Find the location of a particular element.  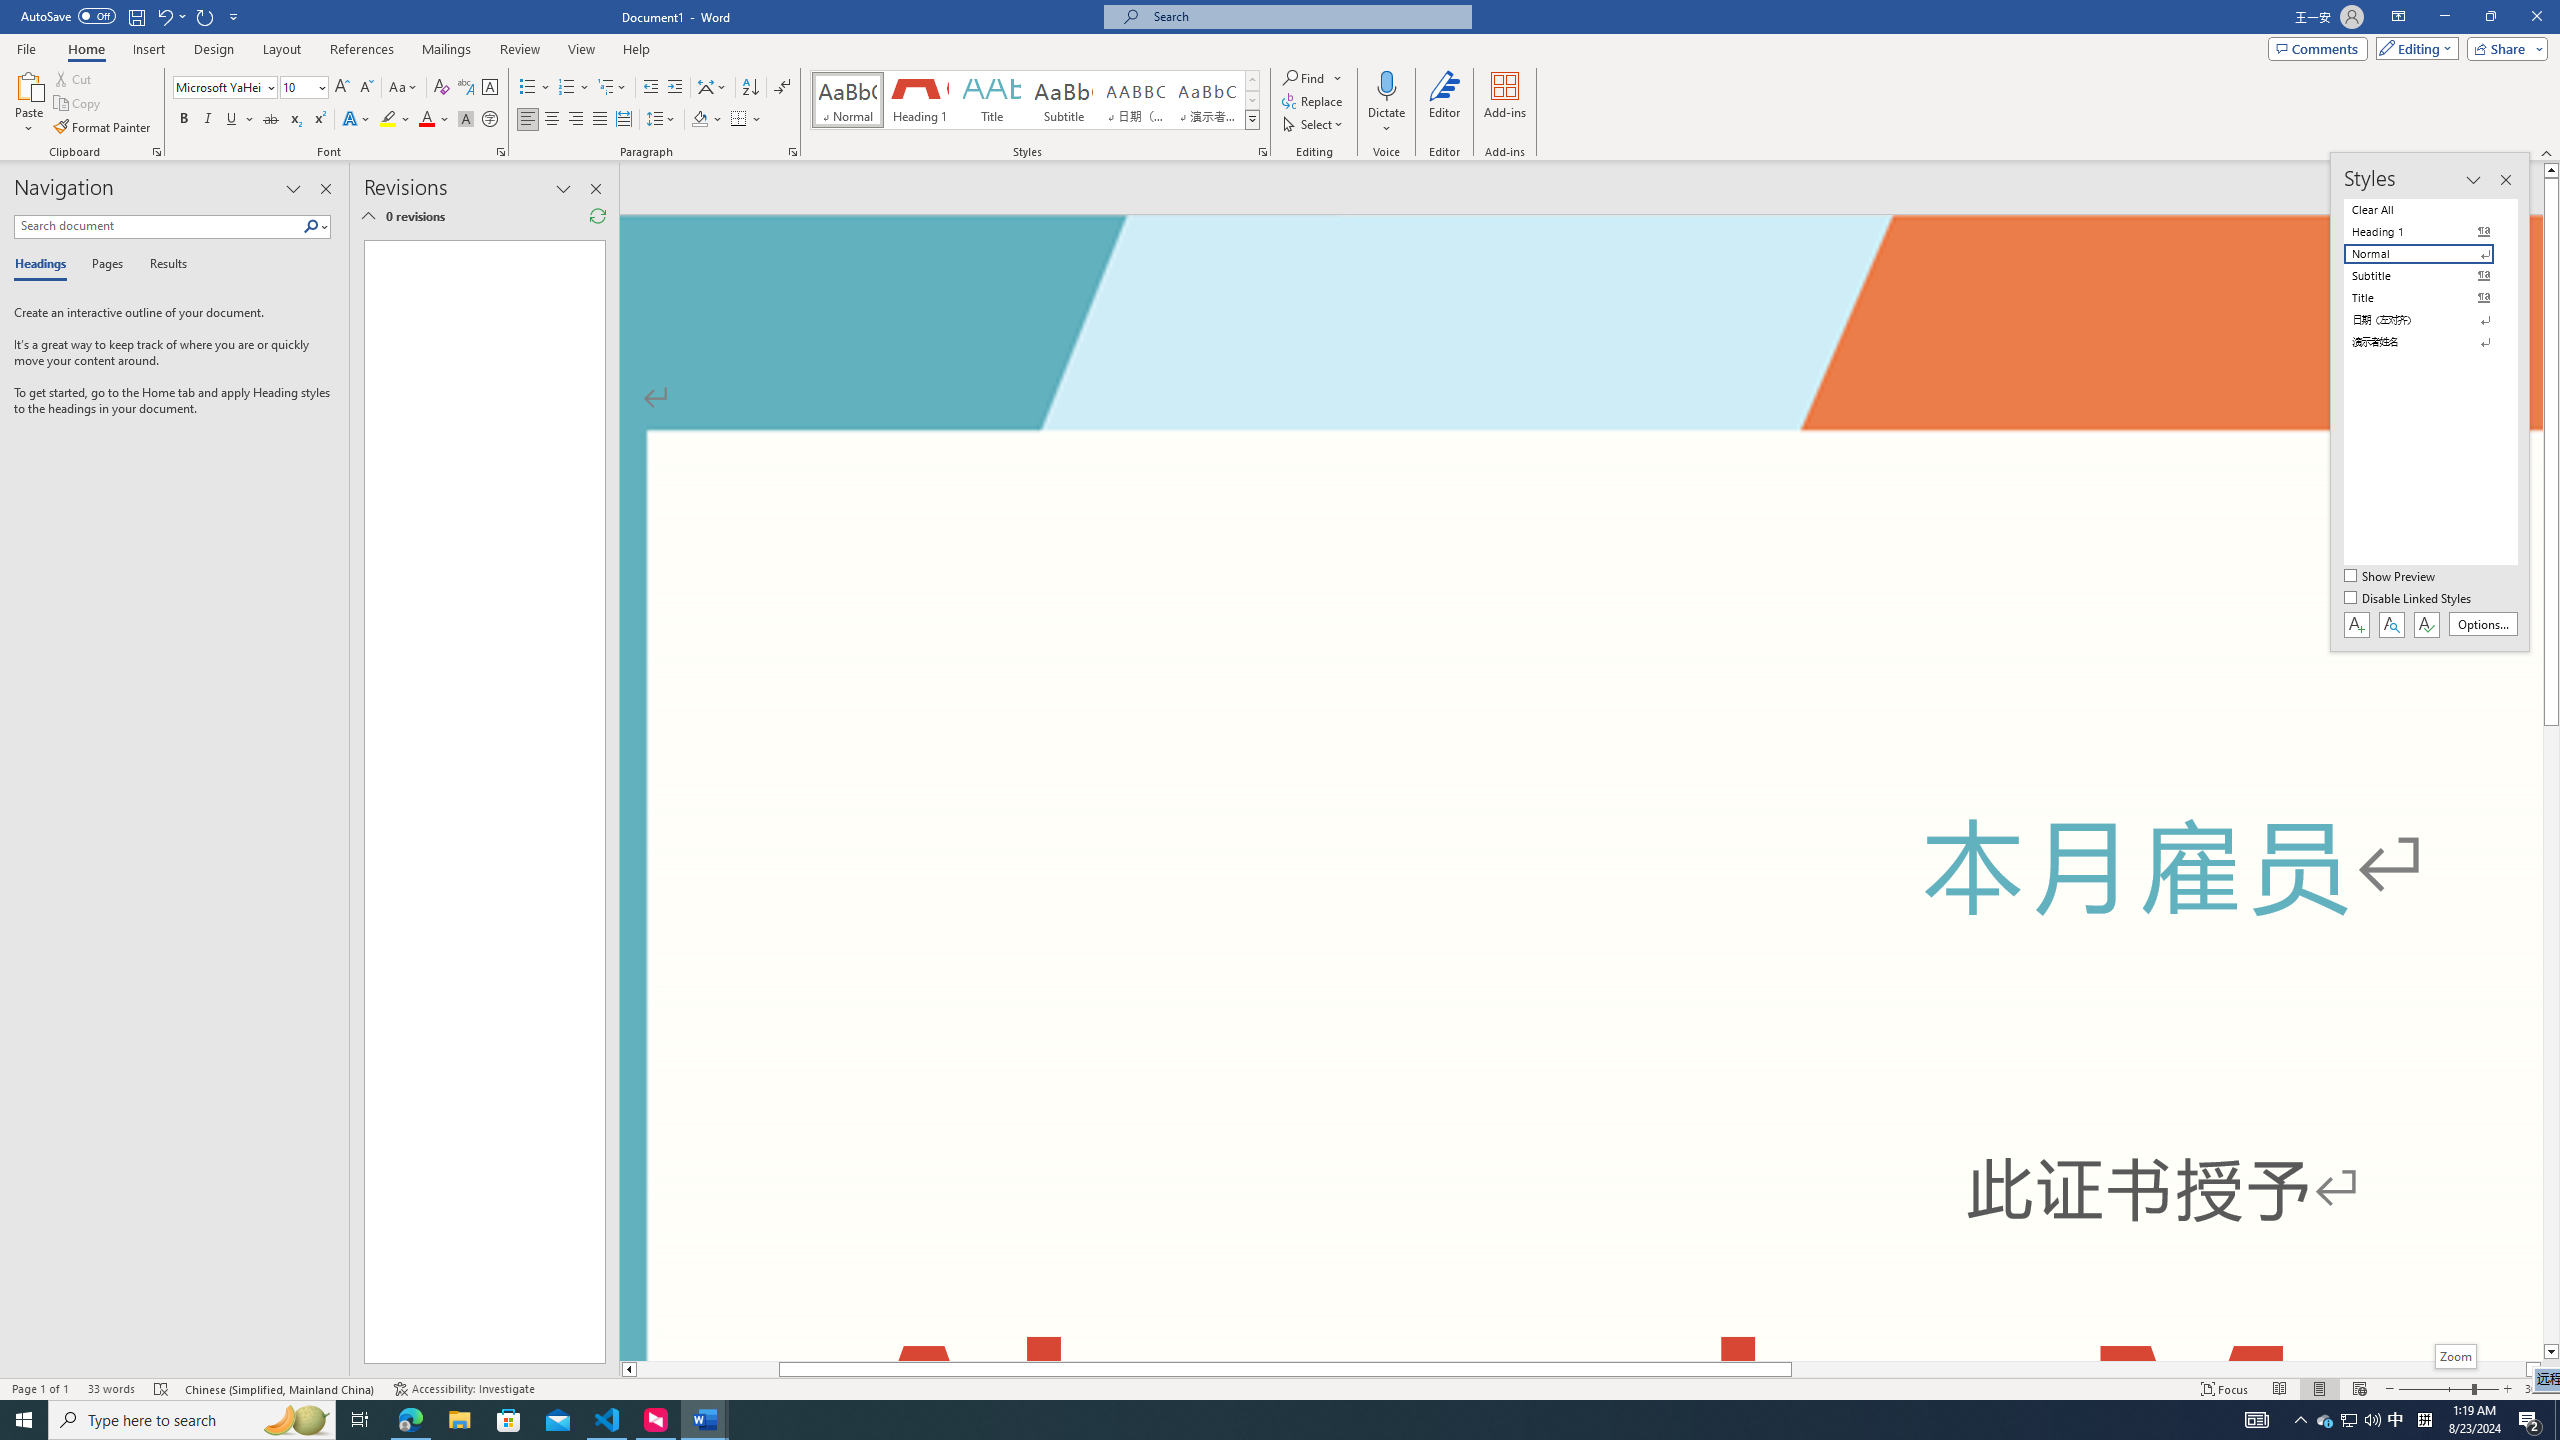

'Class: NetUIButton' is located at coordinates (2425, 624).